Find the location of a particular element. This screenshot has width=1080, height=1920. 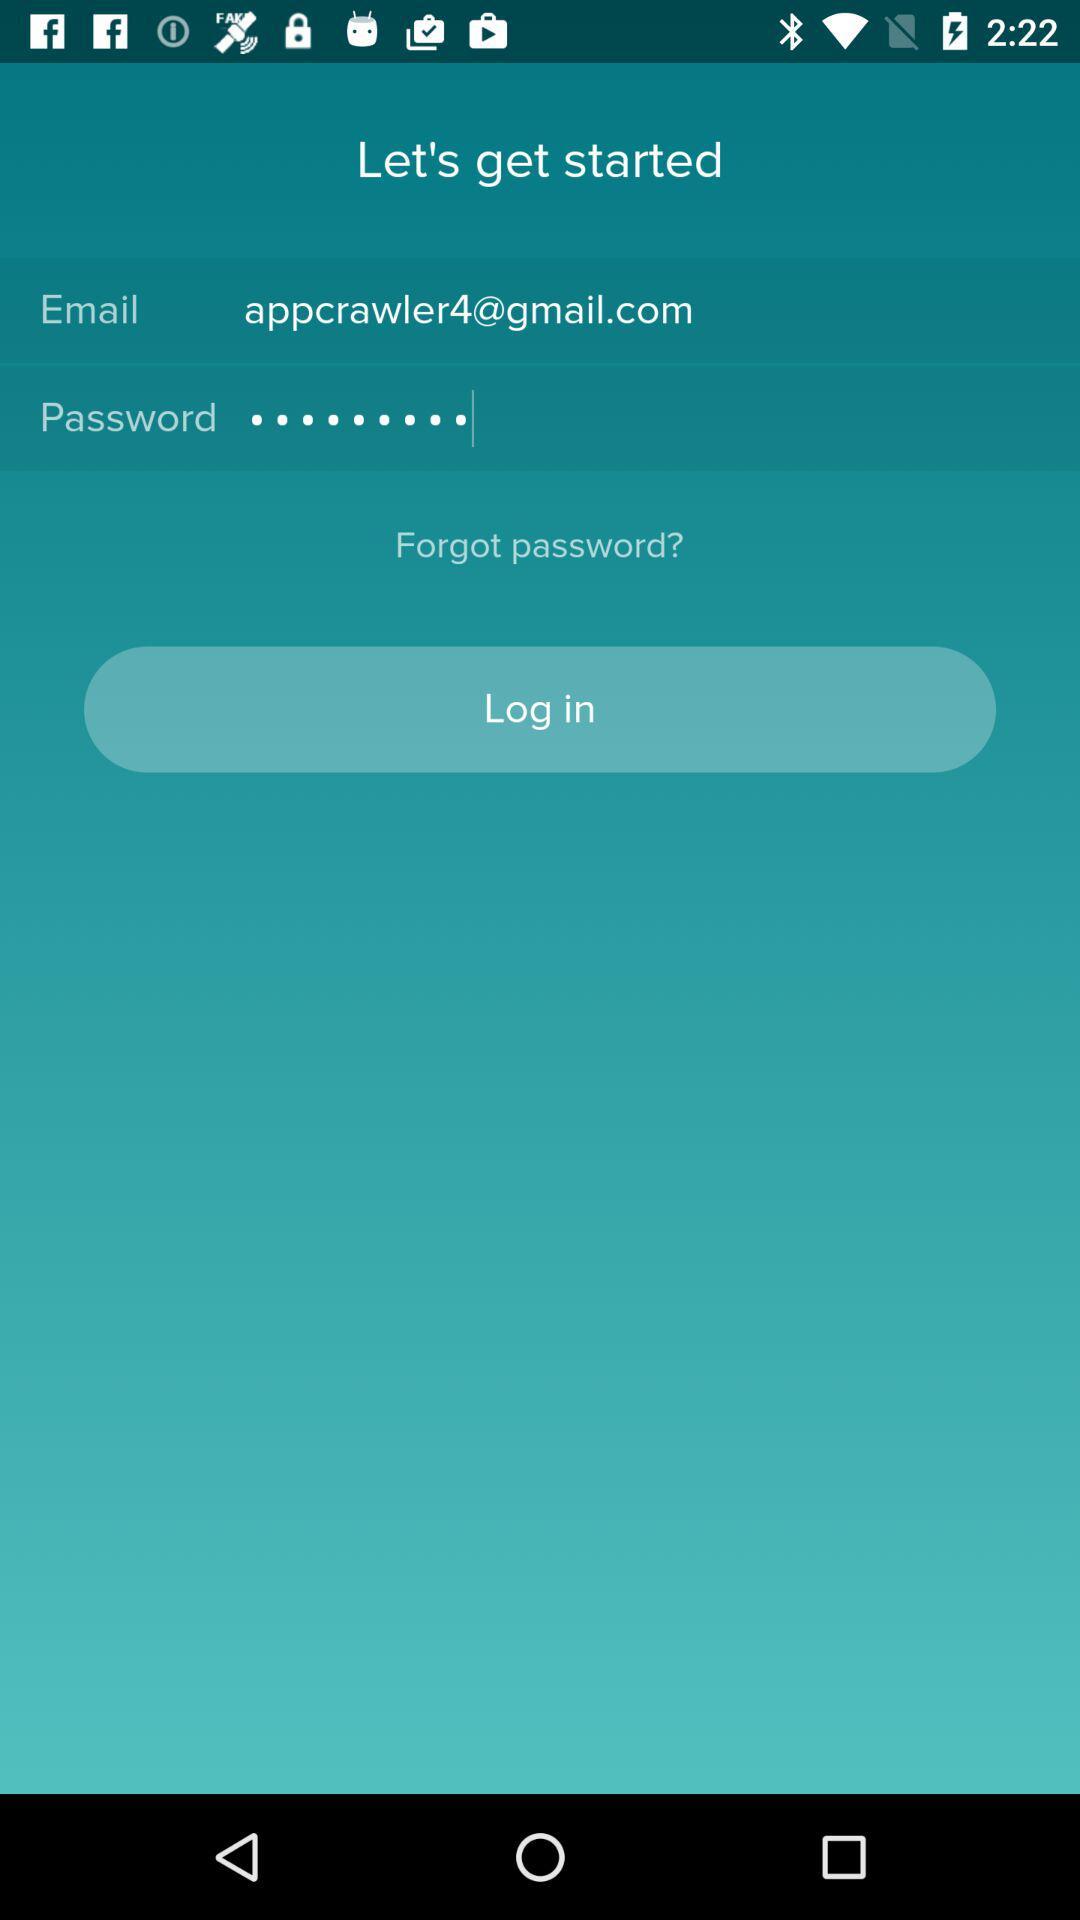

log in is located at coordinates (540, 709).